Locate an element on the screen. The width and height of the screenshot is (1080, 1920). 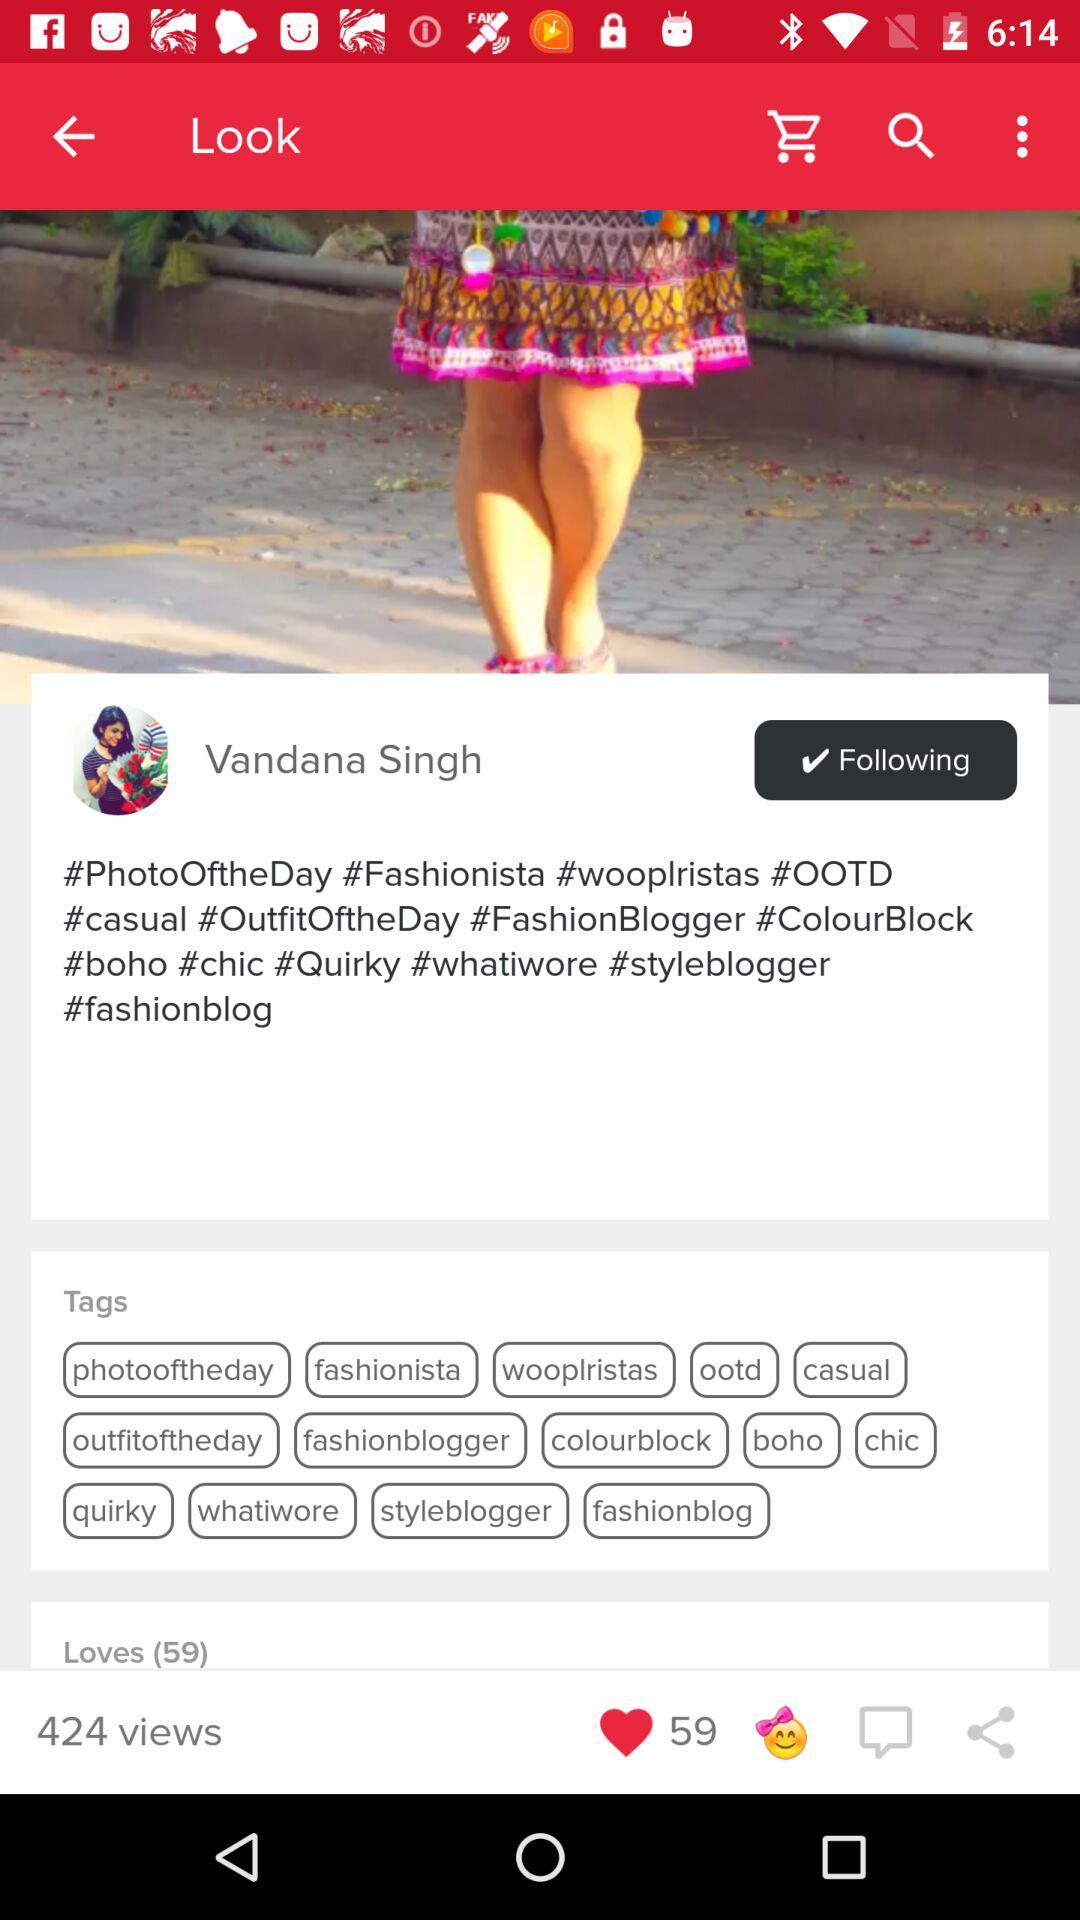
the icon next to the vandana singh item is located at coordinates (118, 759).